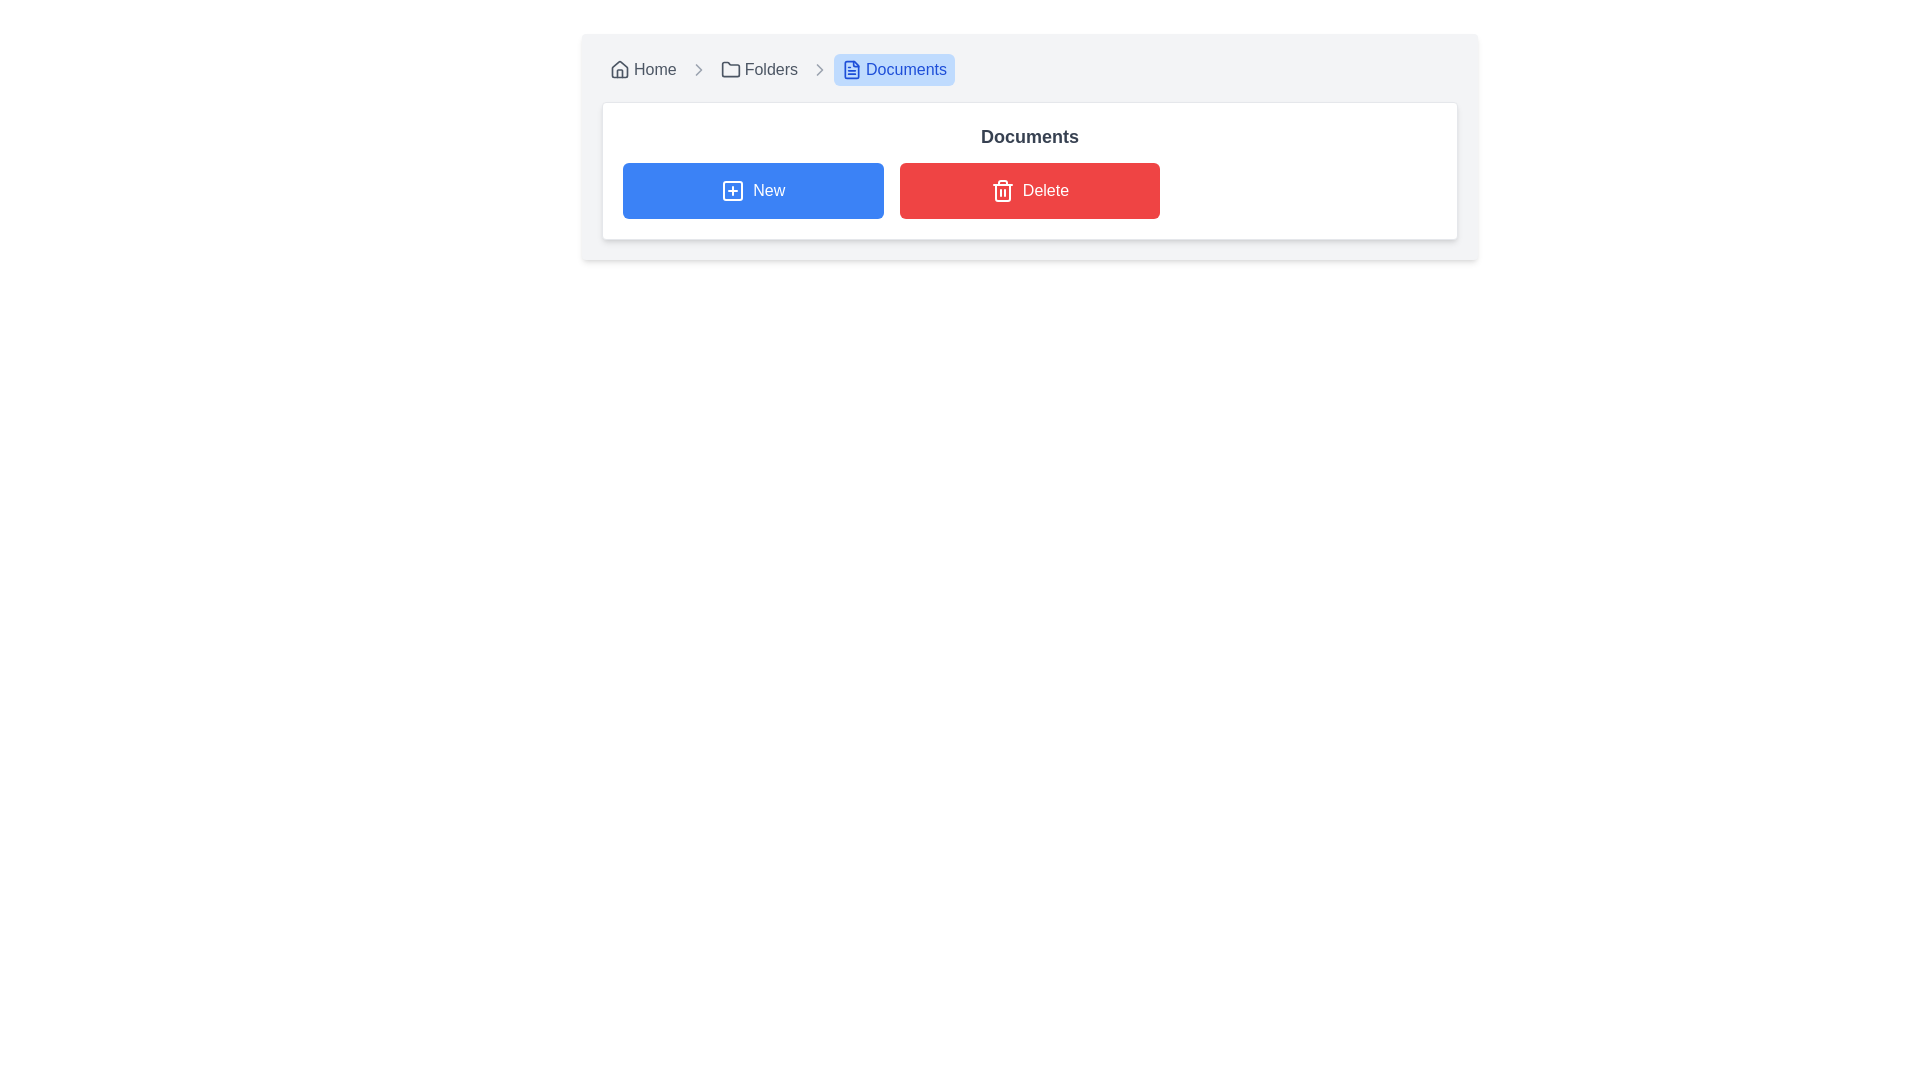 The height and width of the screenshot is (1080, 1920). Describe the element at coordinates (893, 68) in the screenshot. I see `the third button in the breadcrumb navigation sequence` at that location.